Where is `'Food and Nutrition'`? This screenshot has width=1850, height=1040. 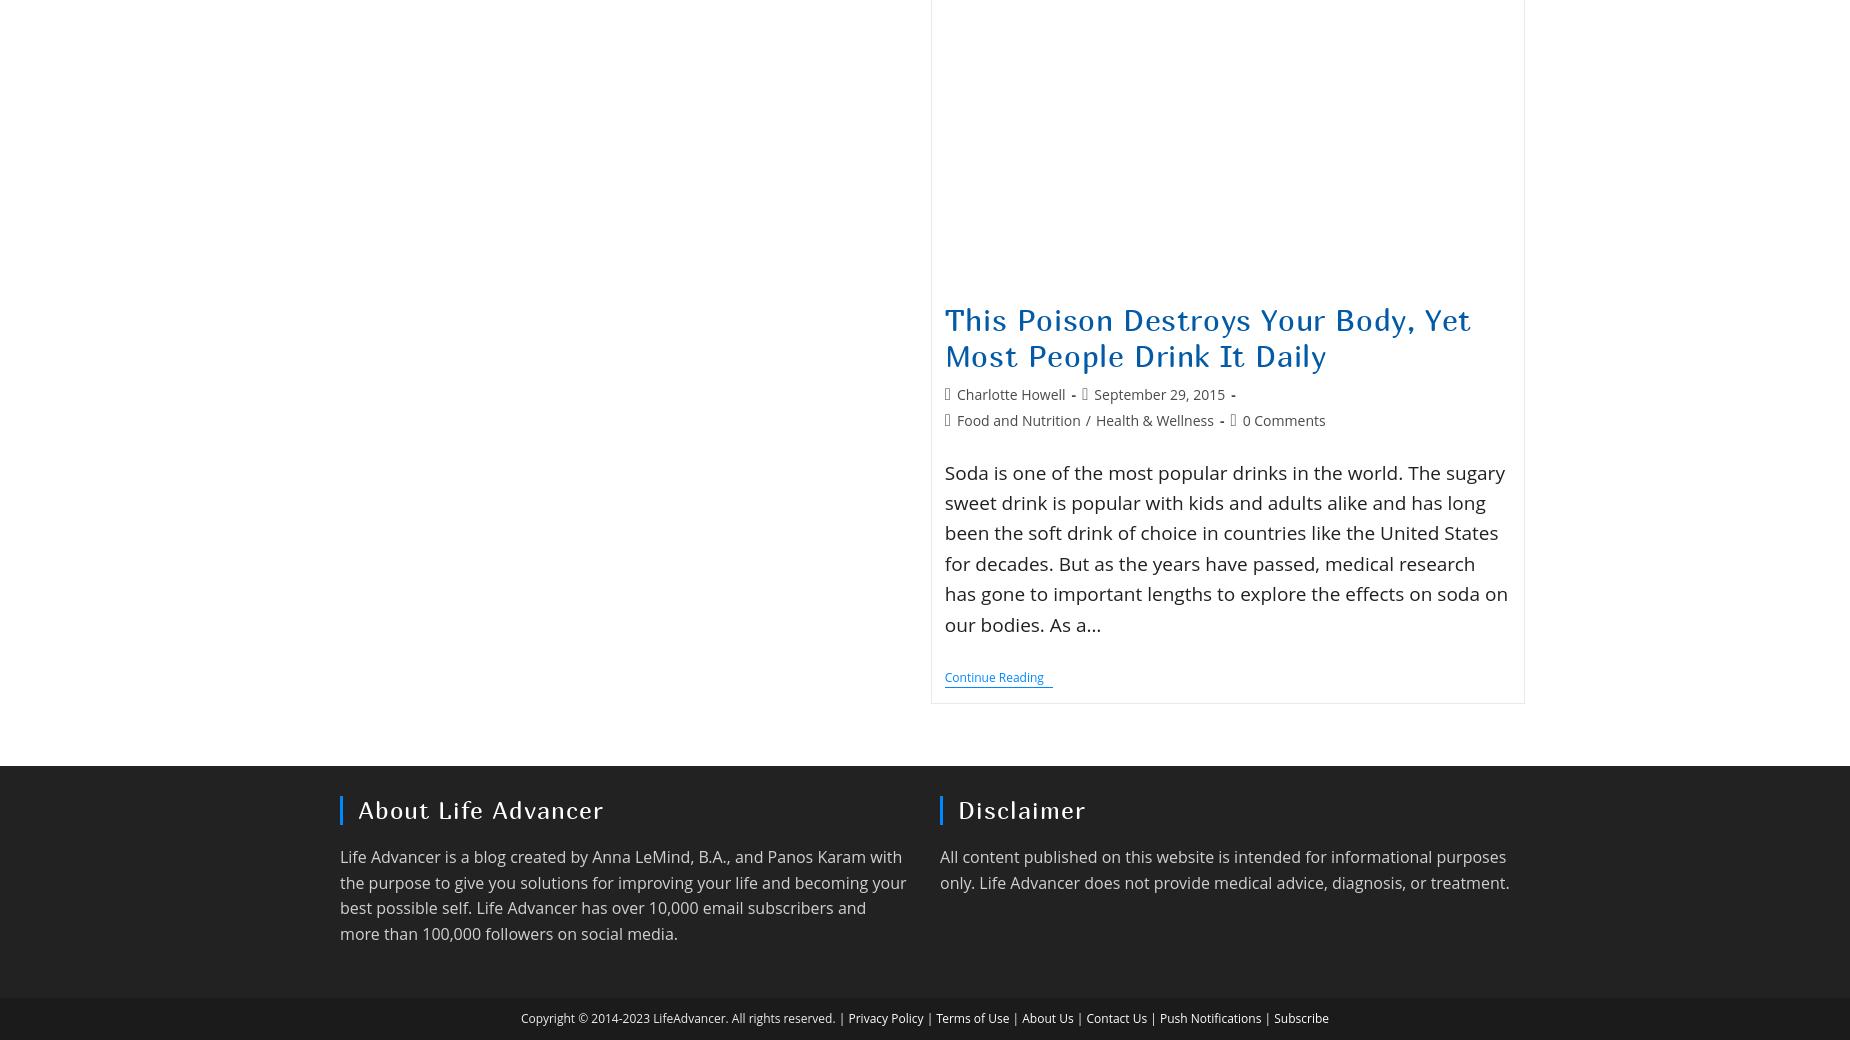
'Food and Nutrition' is located at coordinates (1017, 419).